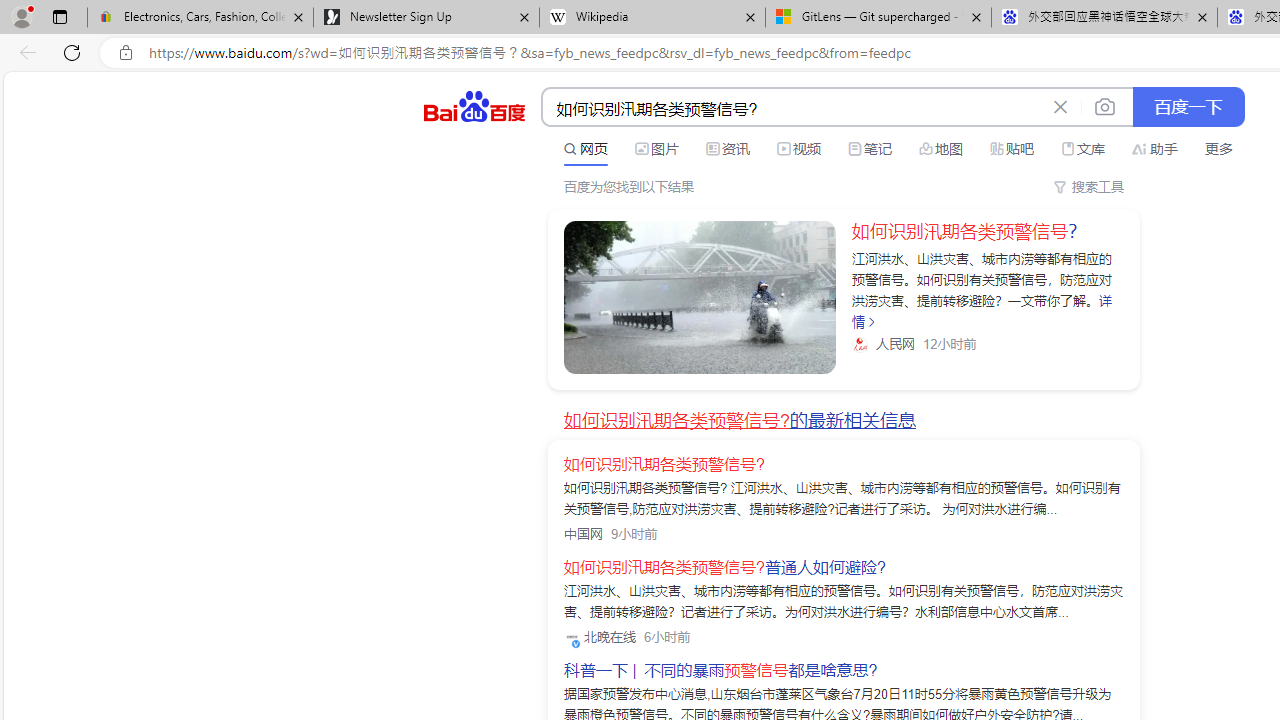  I want to click on 'AutomationID: kw', so click(792, 108).